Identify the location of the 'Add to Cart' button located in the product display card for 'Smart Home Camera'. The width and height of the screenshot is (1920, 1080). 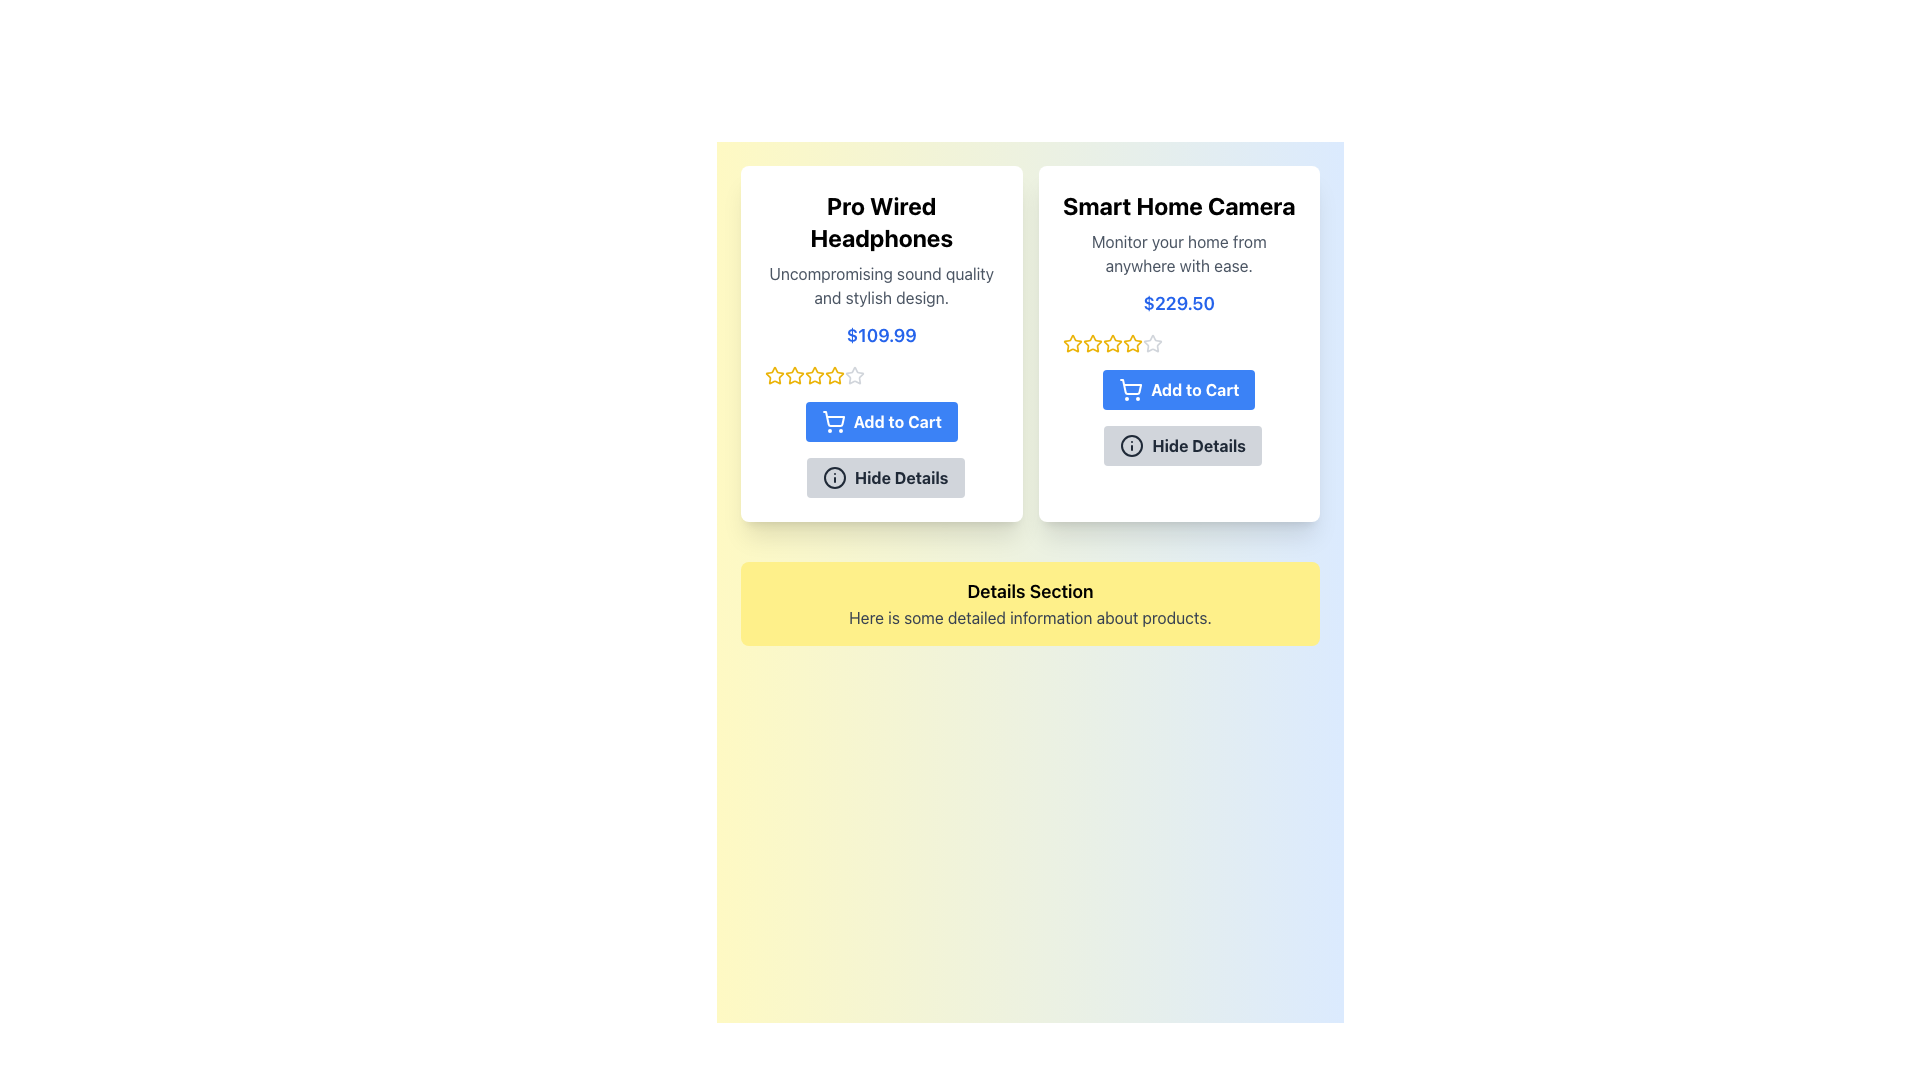
(1179, 389).